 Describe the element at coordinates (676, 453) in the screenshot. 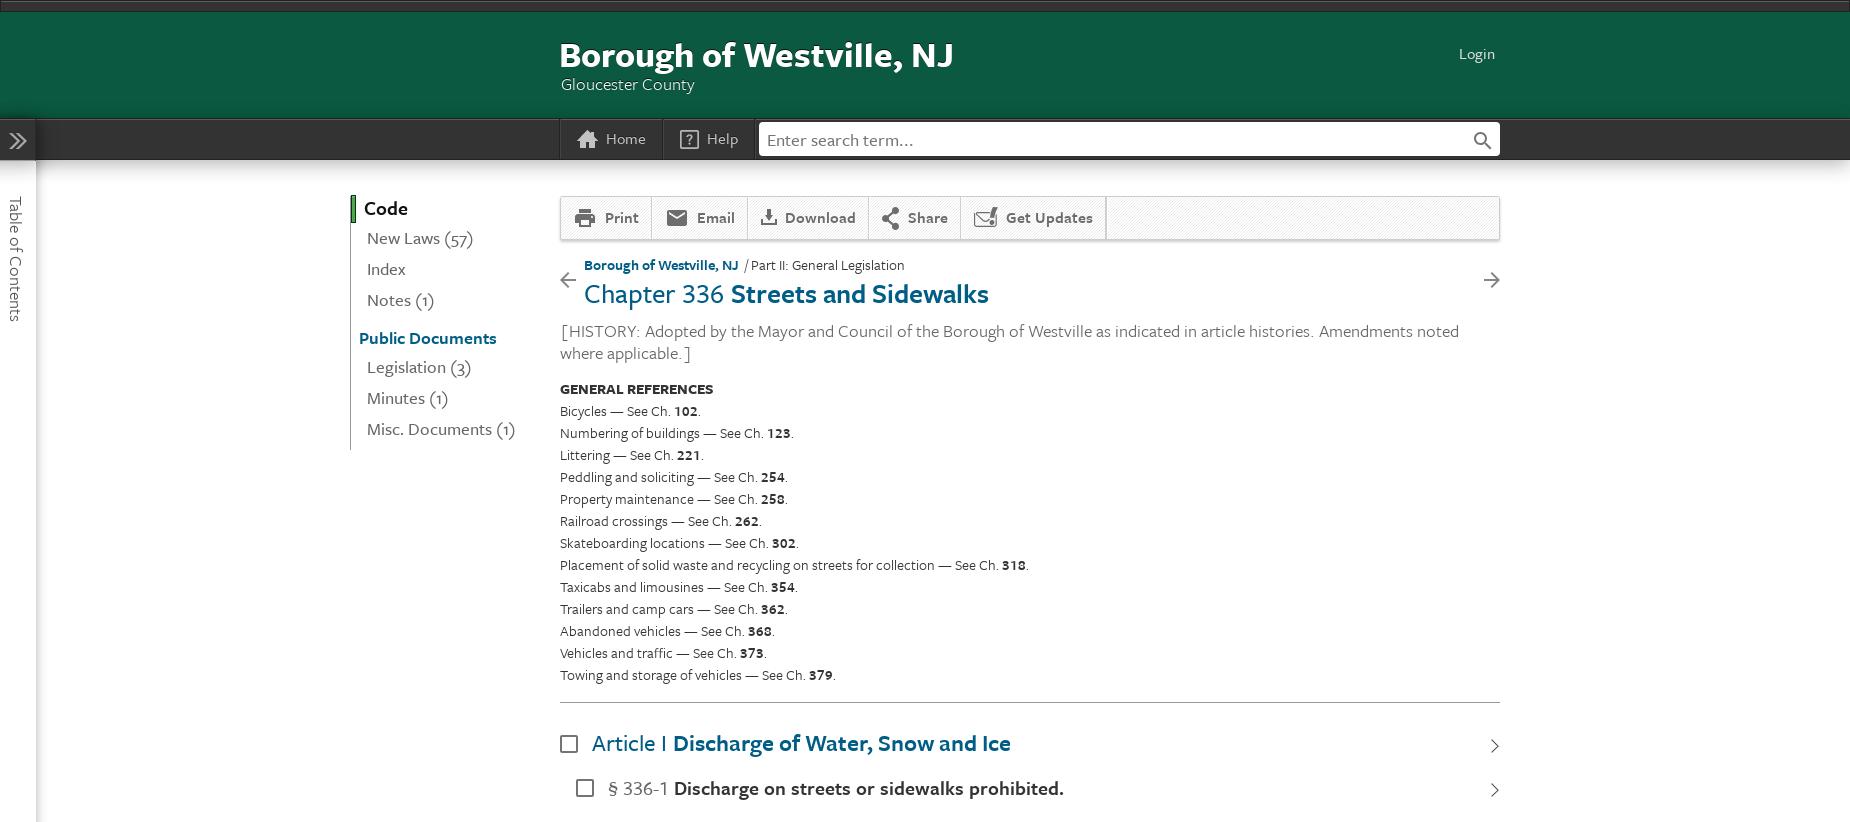

I see `'221'` at that location.